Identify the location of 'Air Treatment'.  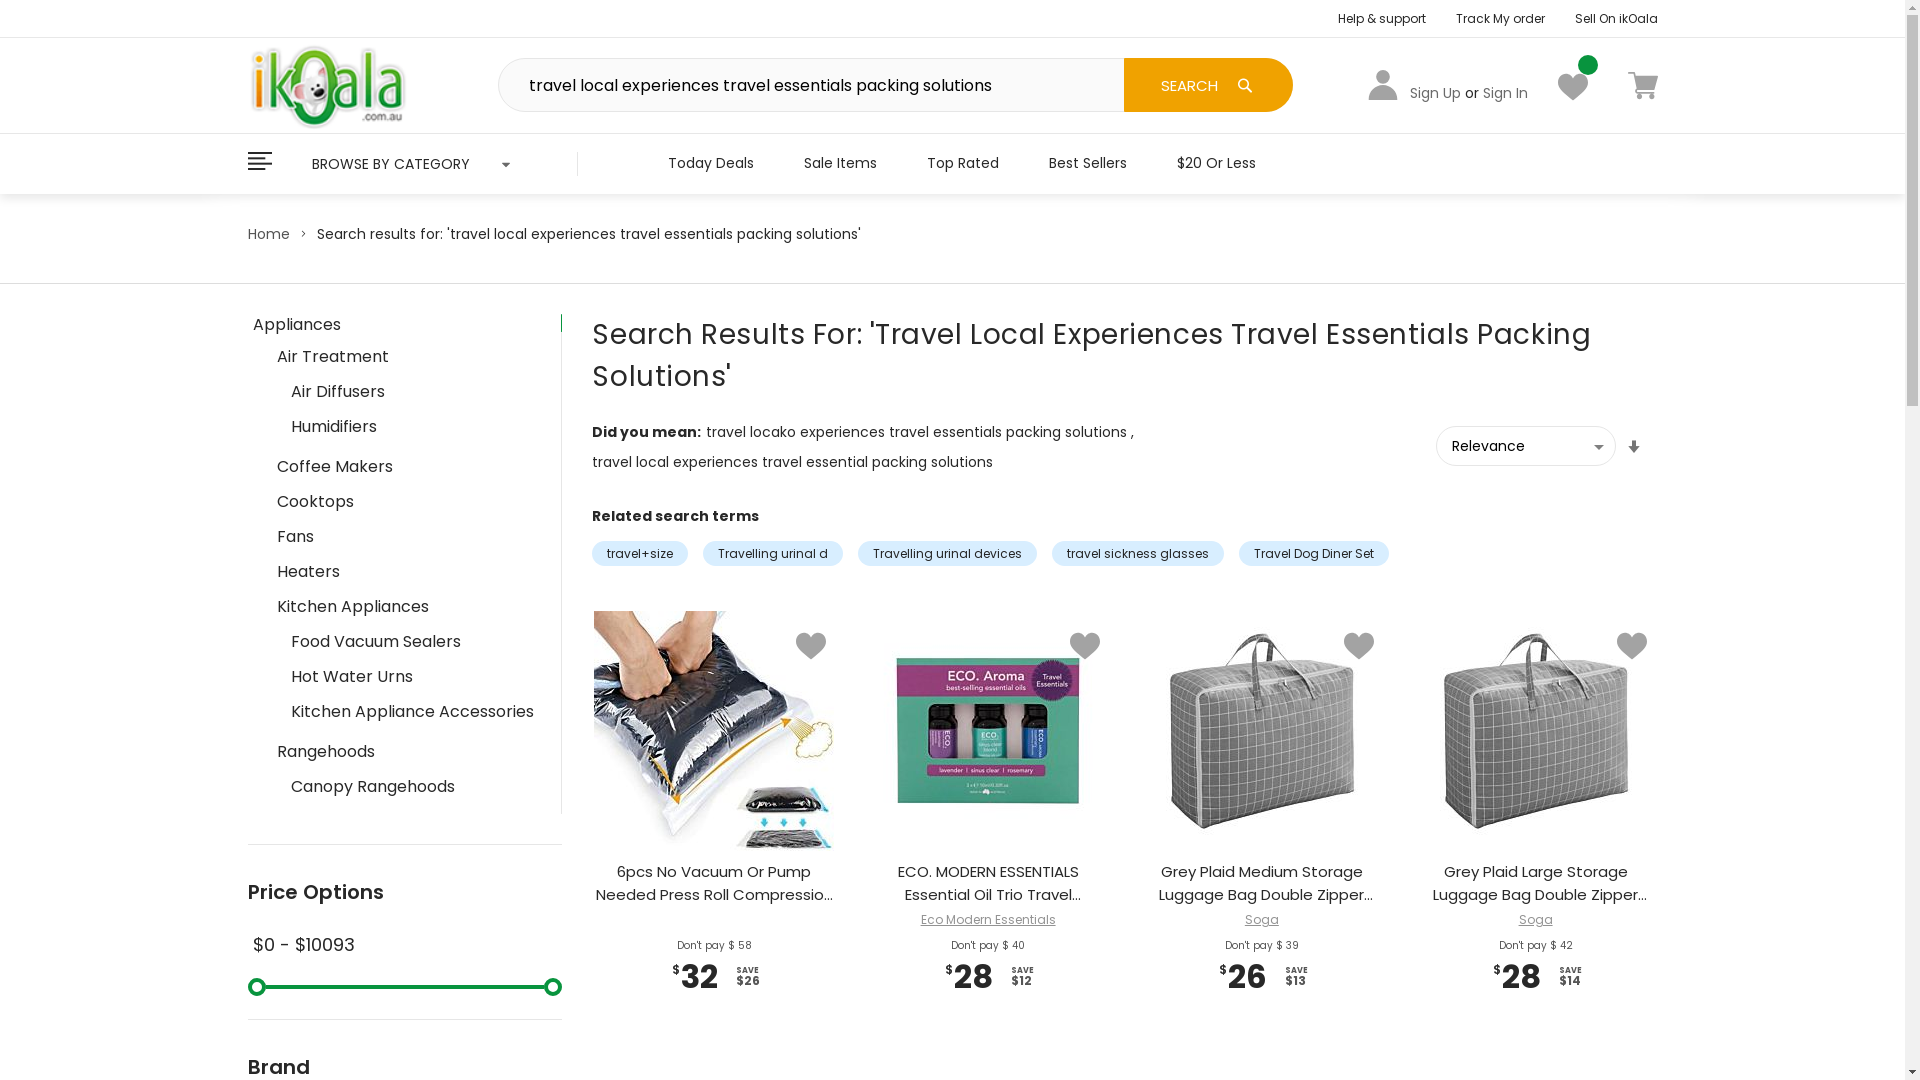
(407, 354).